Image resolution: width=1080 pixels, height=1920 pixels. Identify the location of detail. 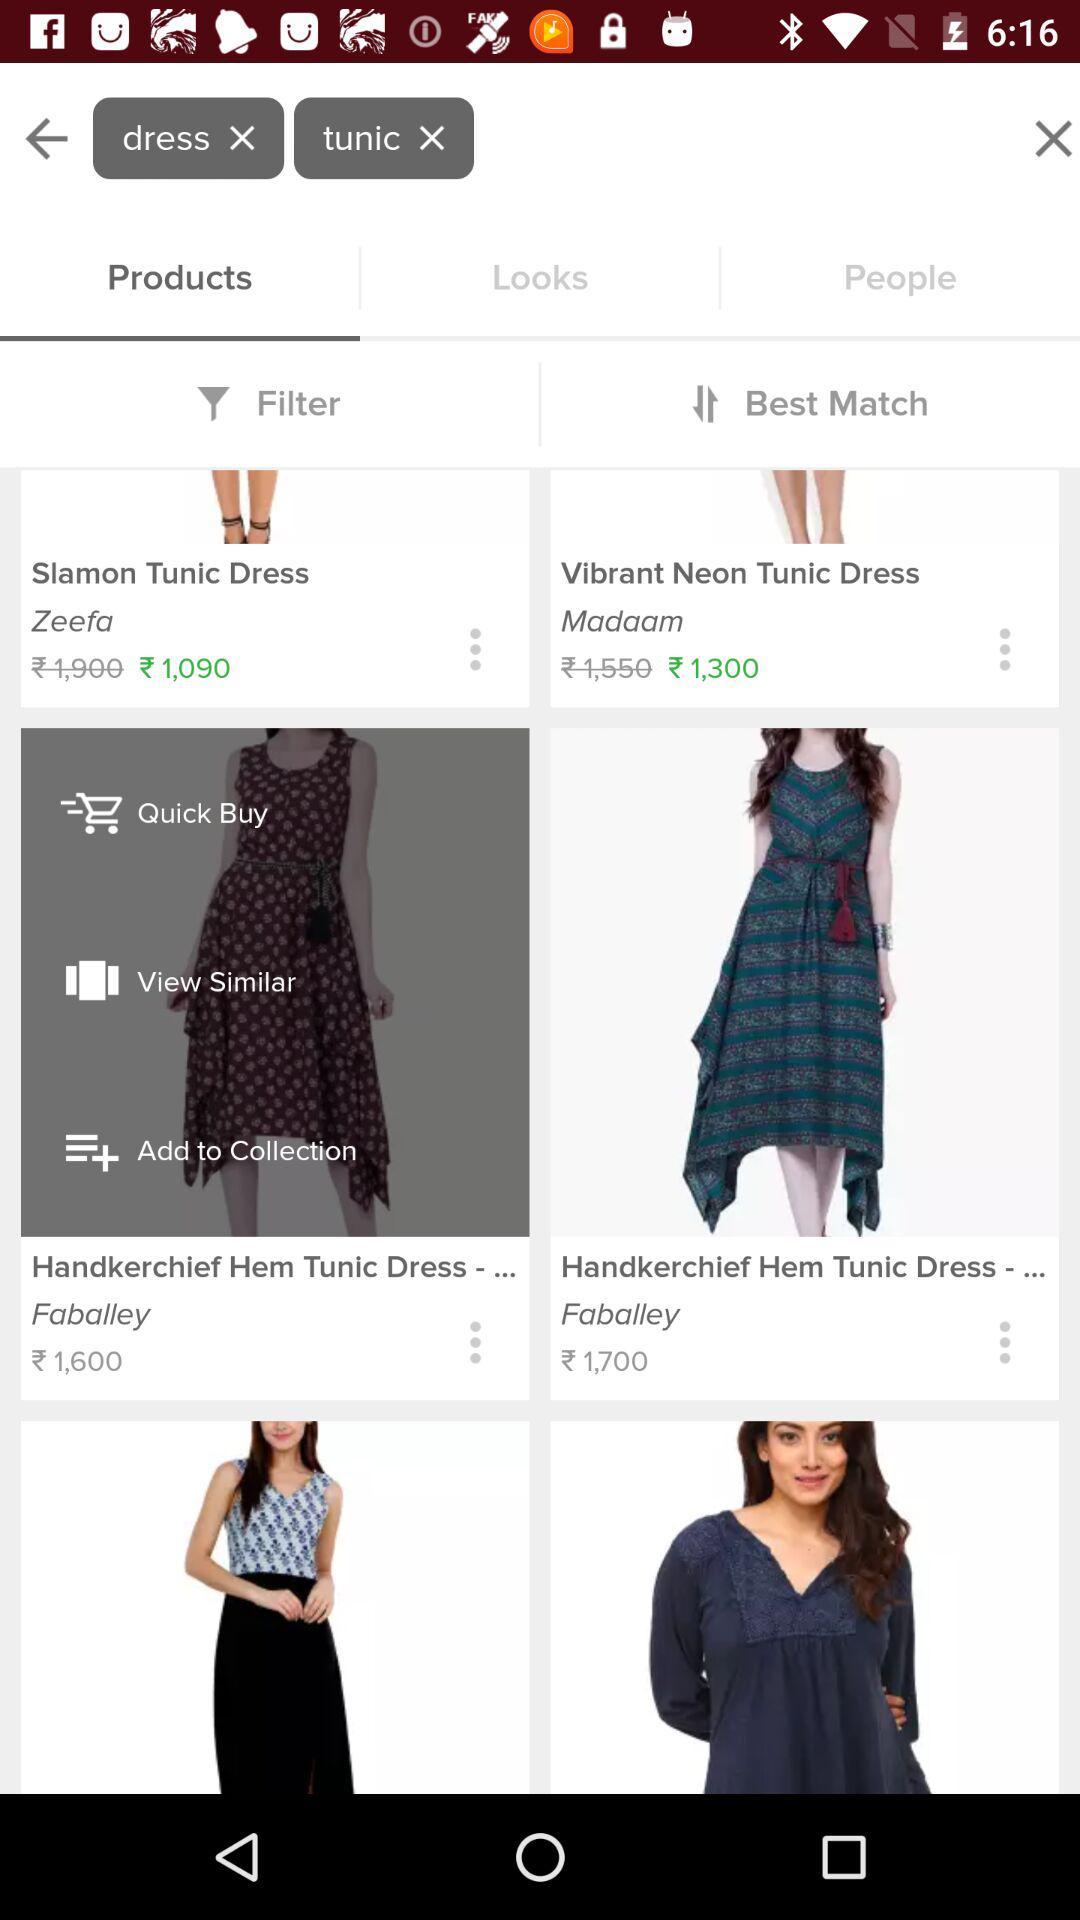
(1005, 1342).